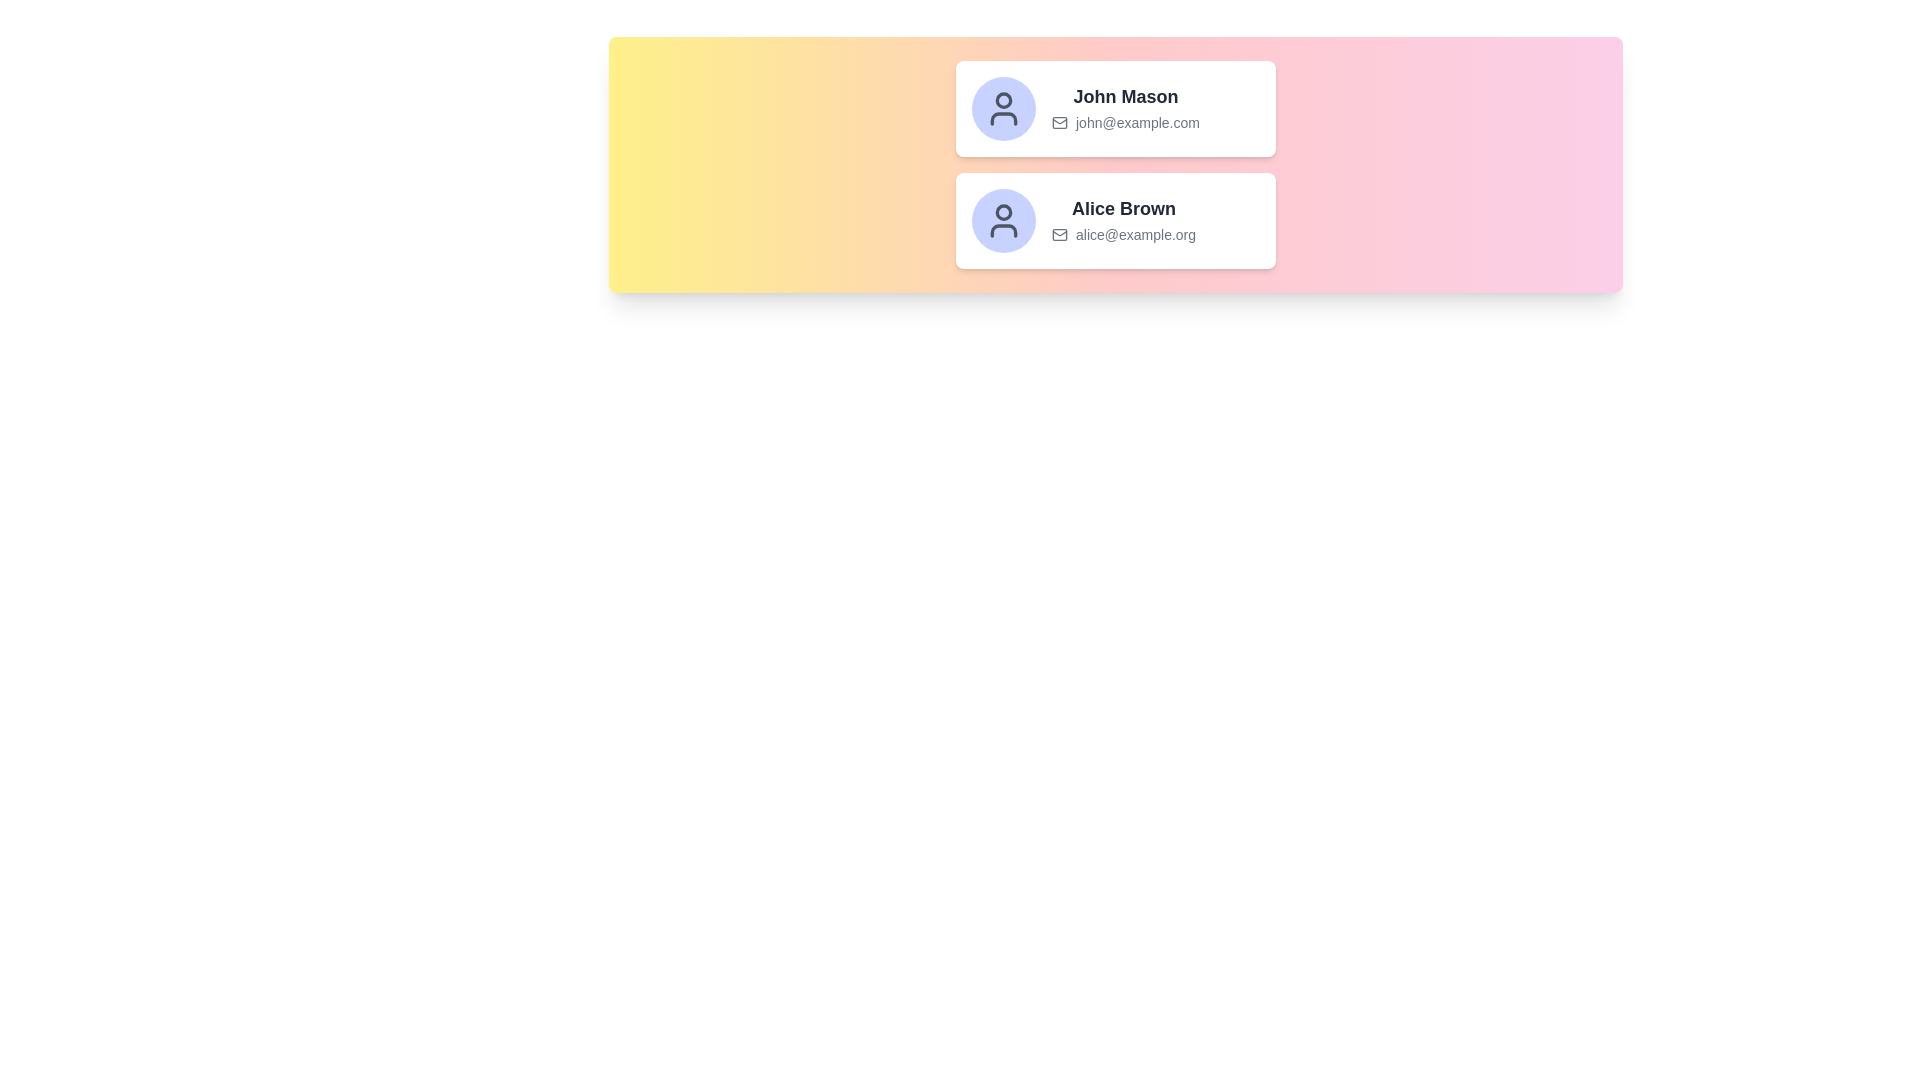 The image size is (1920, 1080). What do you see at coordinates (1003, 108) in the screenshot?
I see `the user profile icon located at the top of the vertically stacked group of two user profiles` at bounding box center [1003, 108].